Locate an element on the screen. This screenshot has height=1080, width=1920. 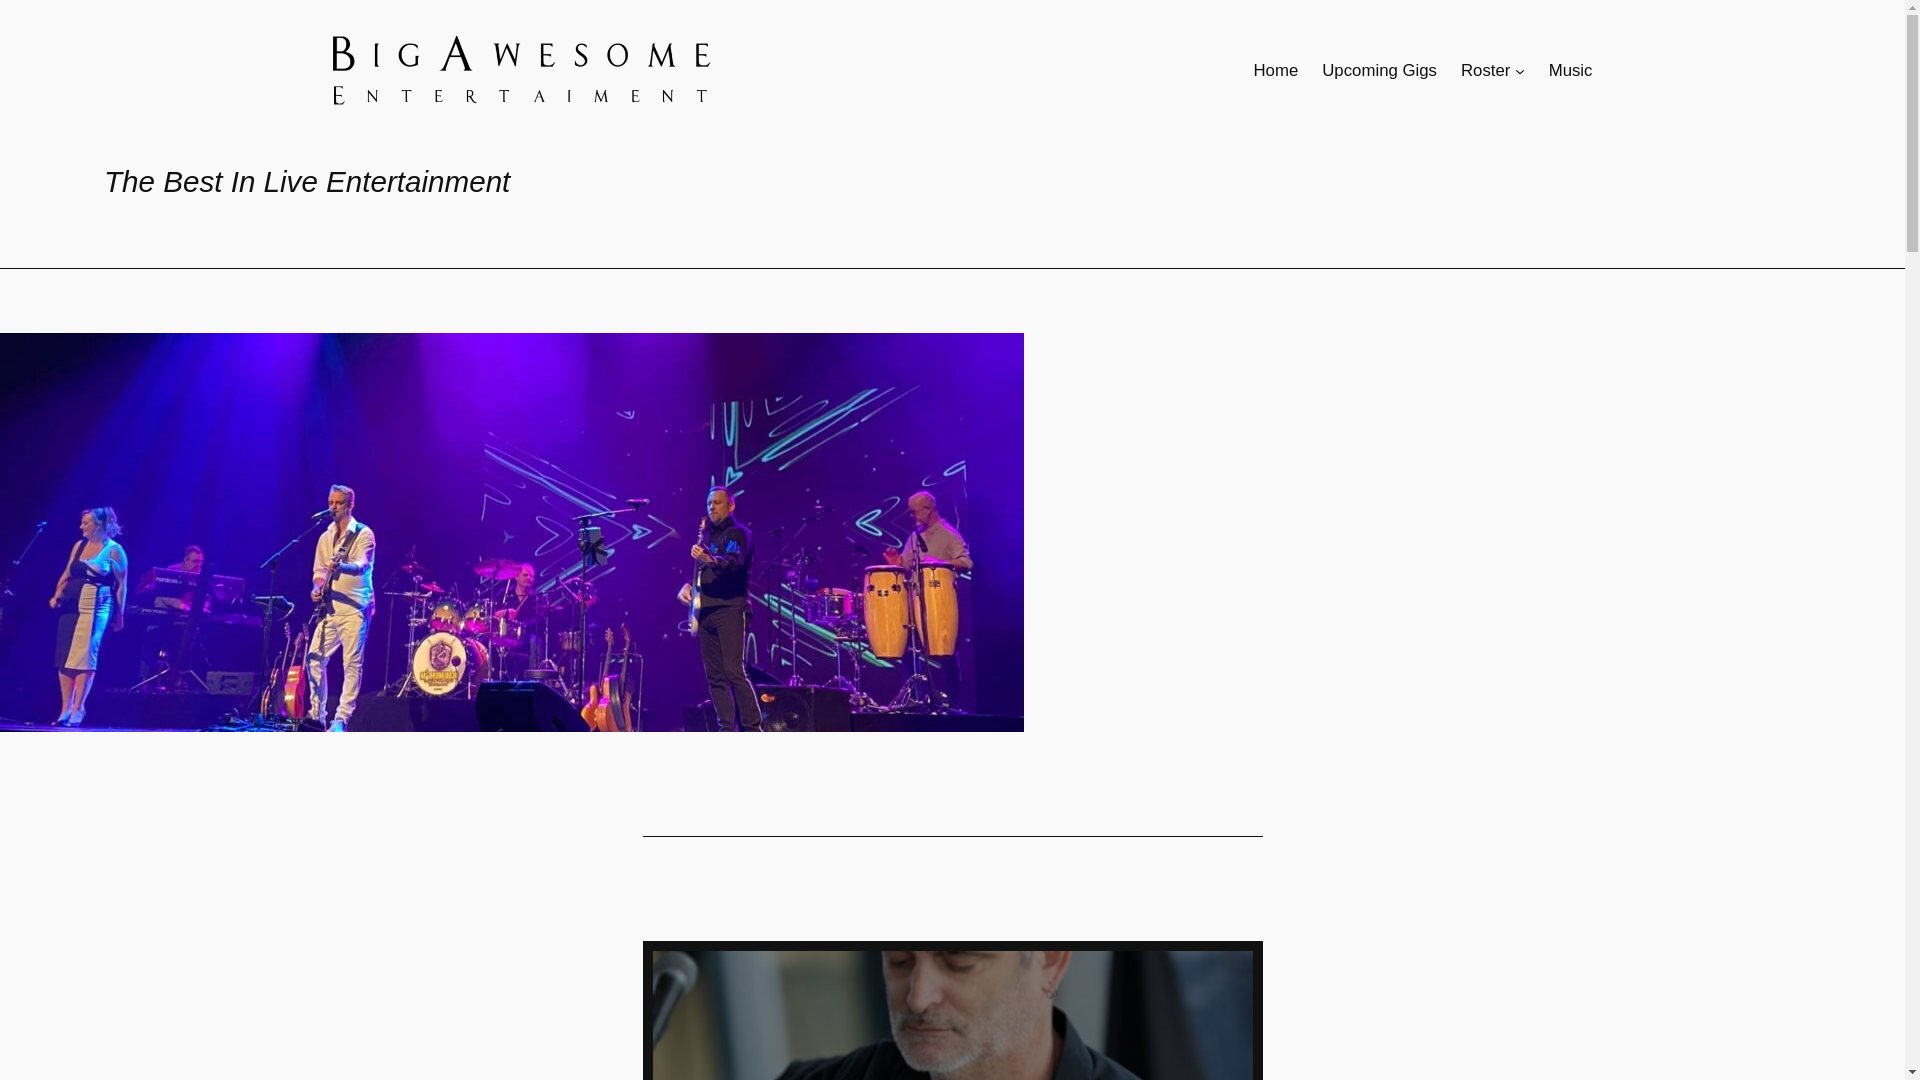
'Home' is located at coordinates (1274, 69).